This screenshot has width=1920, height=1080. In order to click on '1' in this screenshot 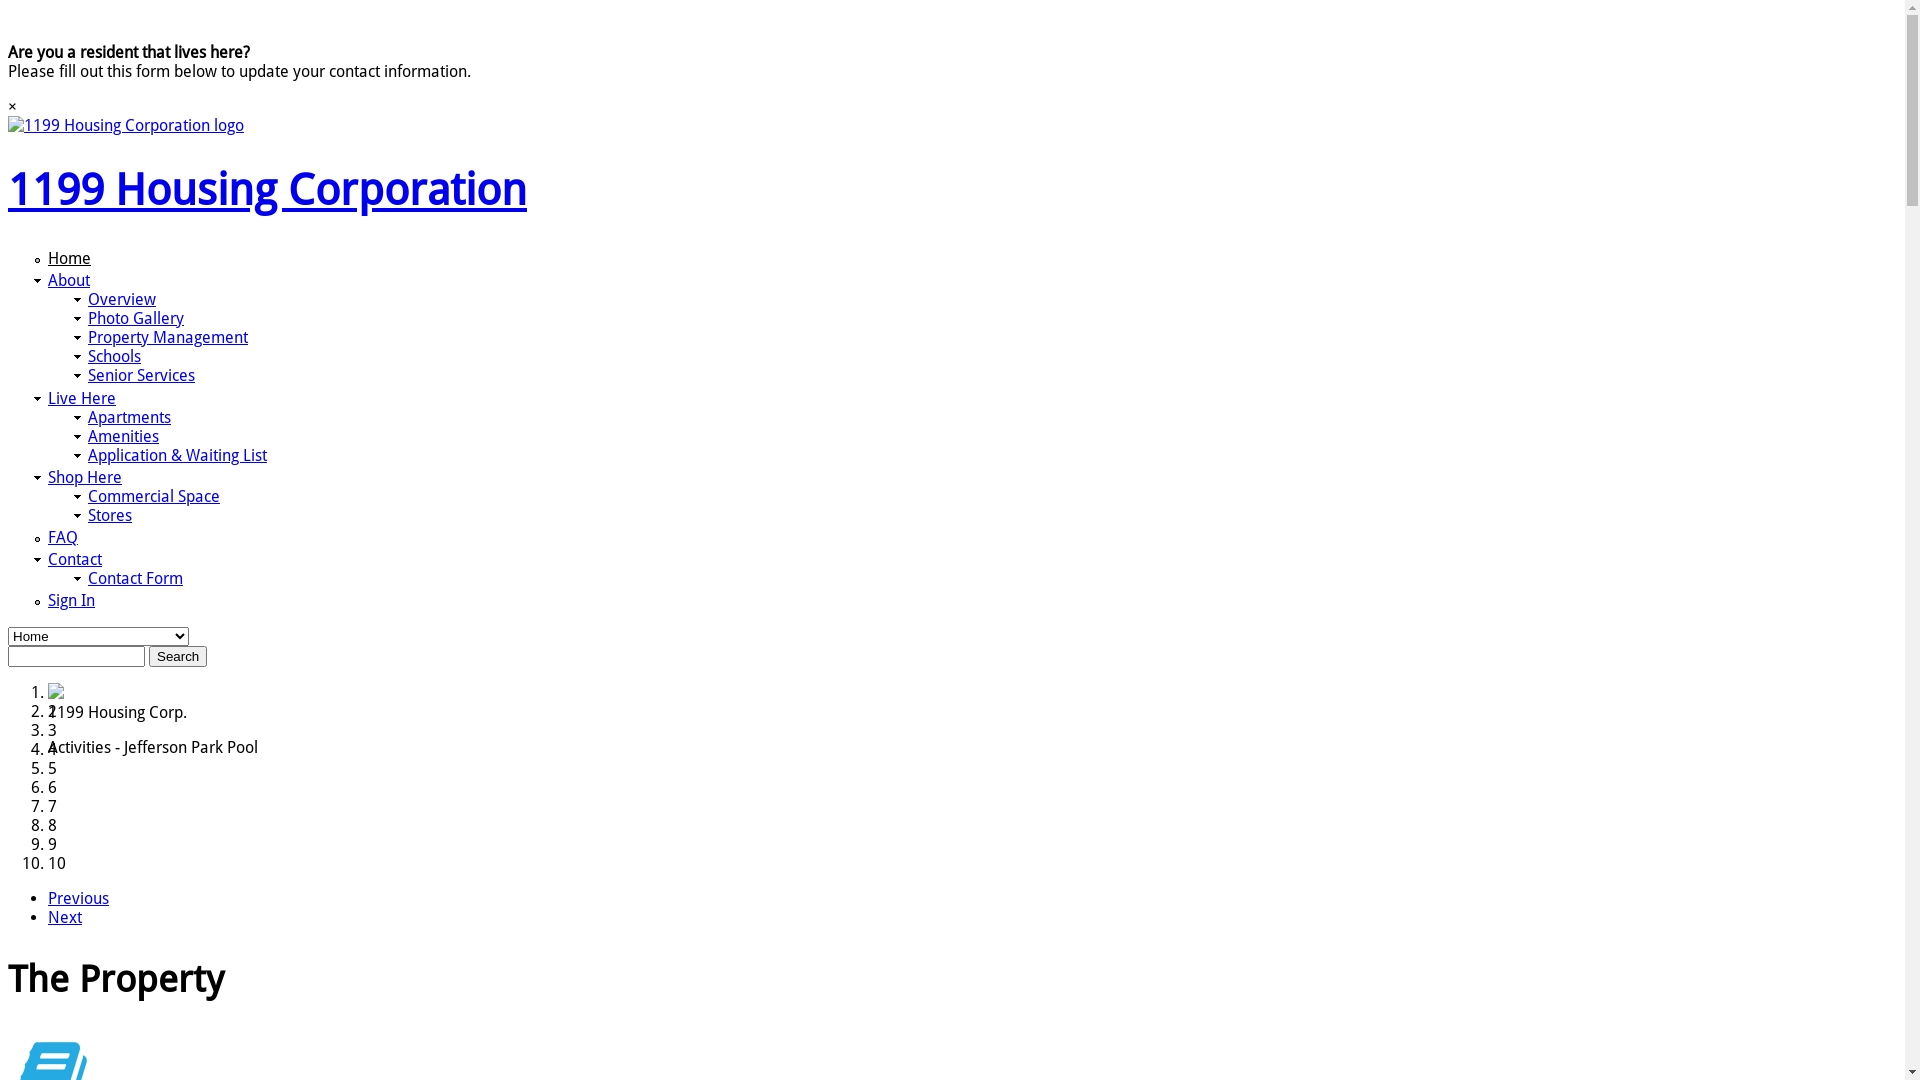, I will do `click(52, 691)`.